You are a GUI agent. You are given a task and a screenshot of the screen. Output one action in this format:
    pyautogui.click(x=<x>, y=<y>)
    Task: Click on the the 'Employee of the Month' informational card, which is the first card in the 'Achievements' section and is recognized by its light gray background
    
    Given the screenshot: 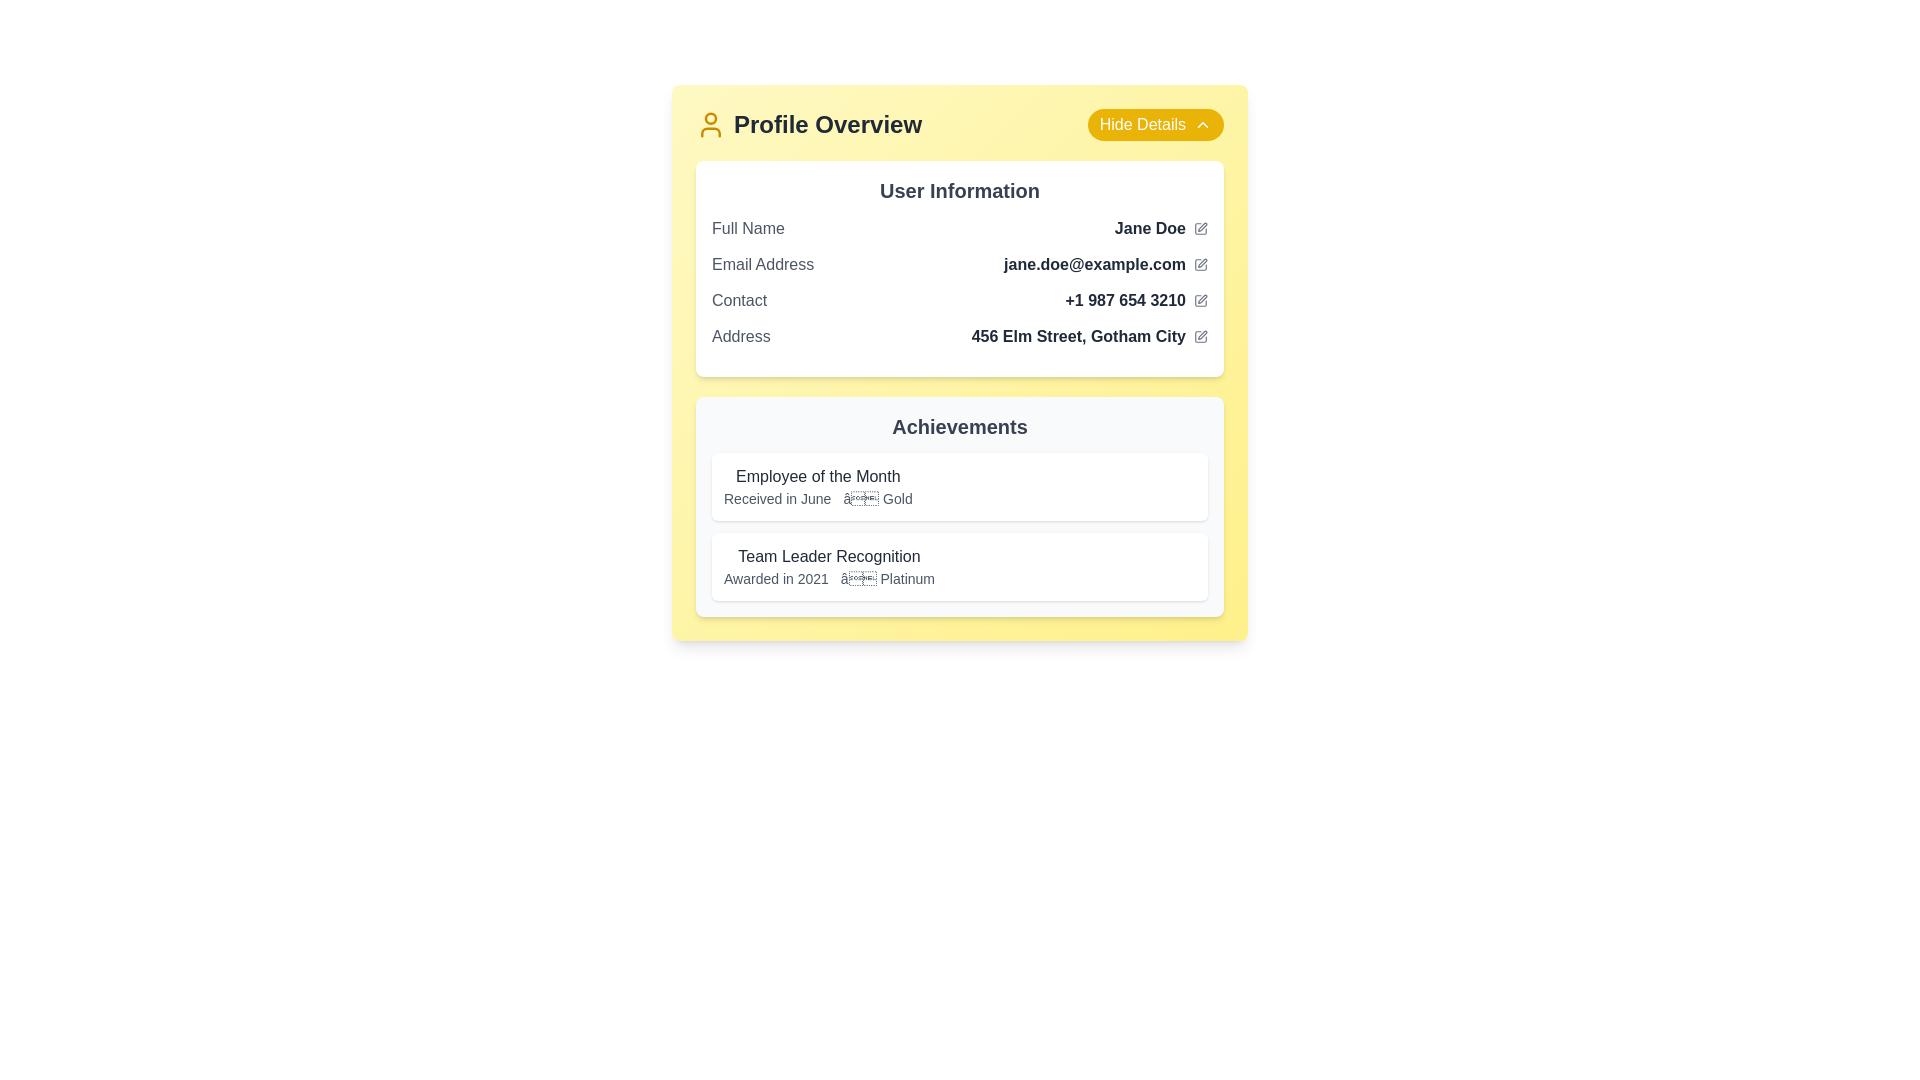 What is the action you would take?
    pyautogui.click(x=960, y=486)
    